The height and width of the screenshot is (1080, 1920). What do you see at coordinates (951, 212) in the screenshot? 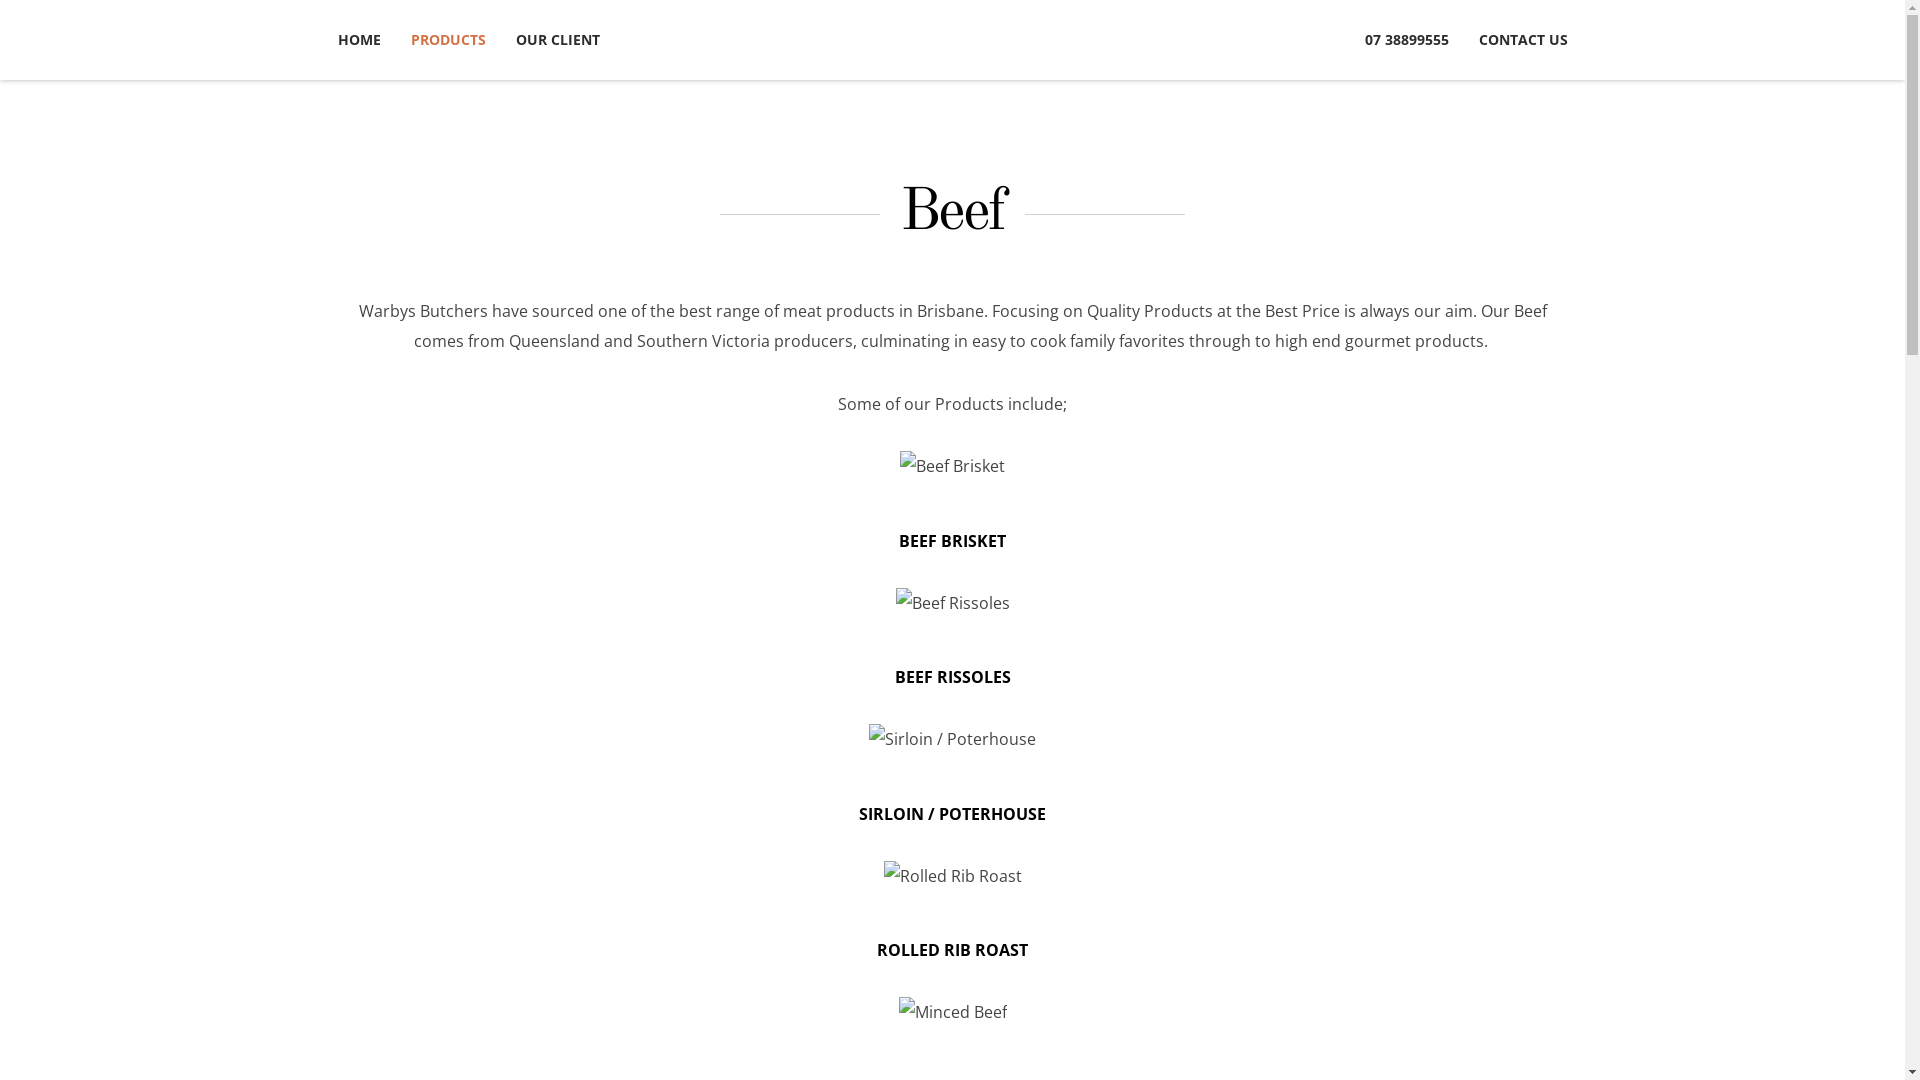
I see `'Beef'` at bounding box center [951, 212].